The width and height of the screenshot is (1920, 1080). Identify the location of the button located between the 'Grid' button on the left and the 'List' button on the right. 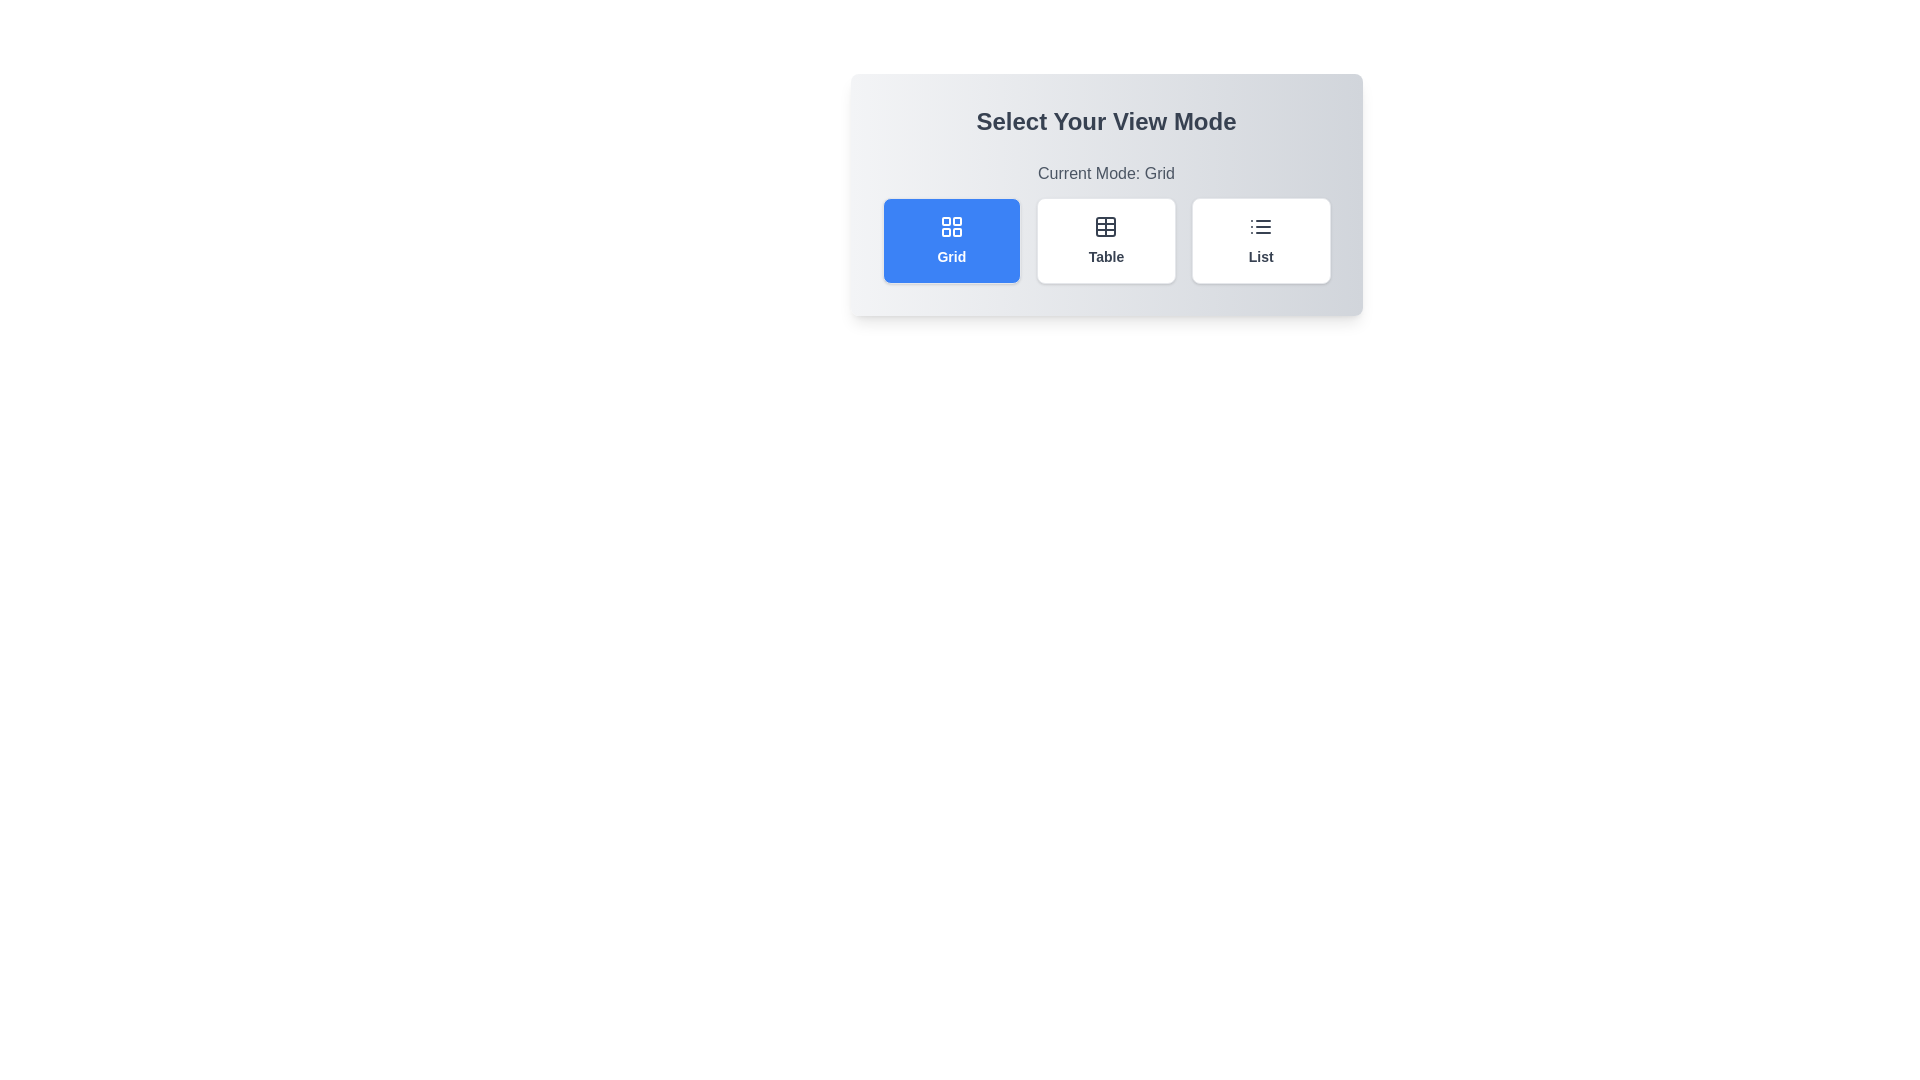
(1105, 239).